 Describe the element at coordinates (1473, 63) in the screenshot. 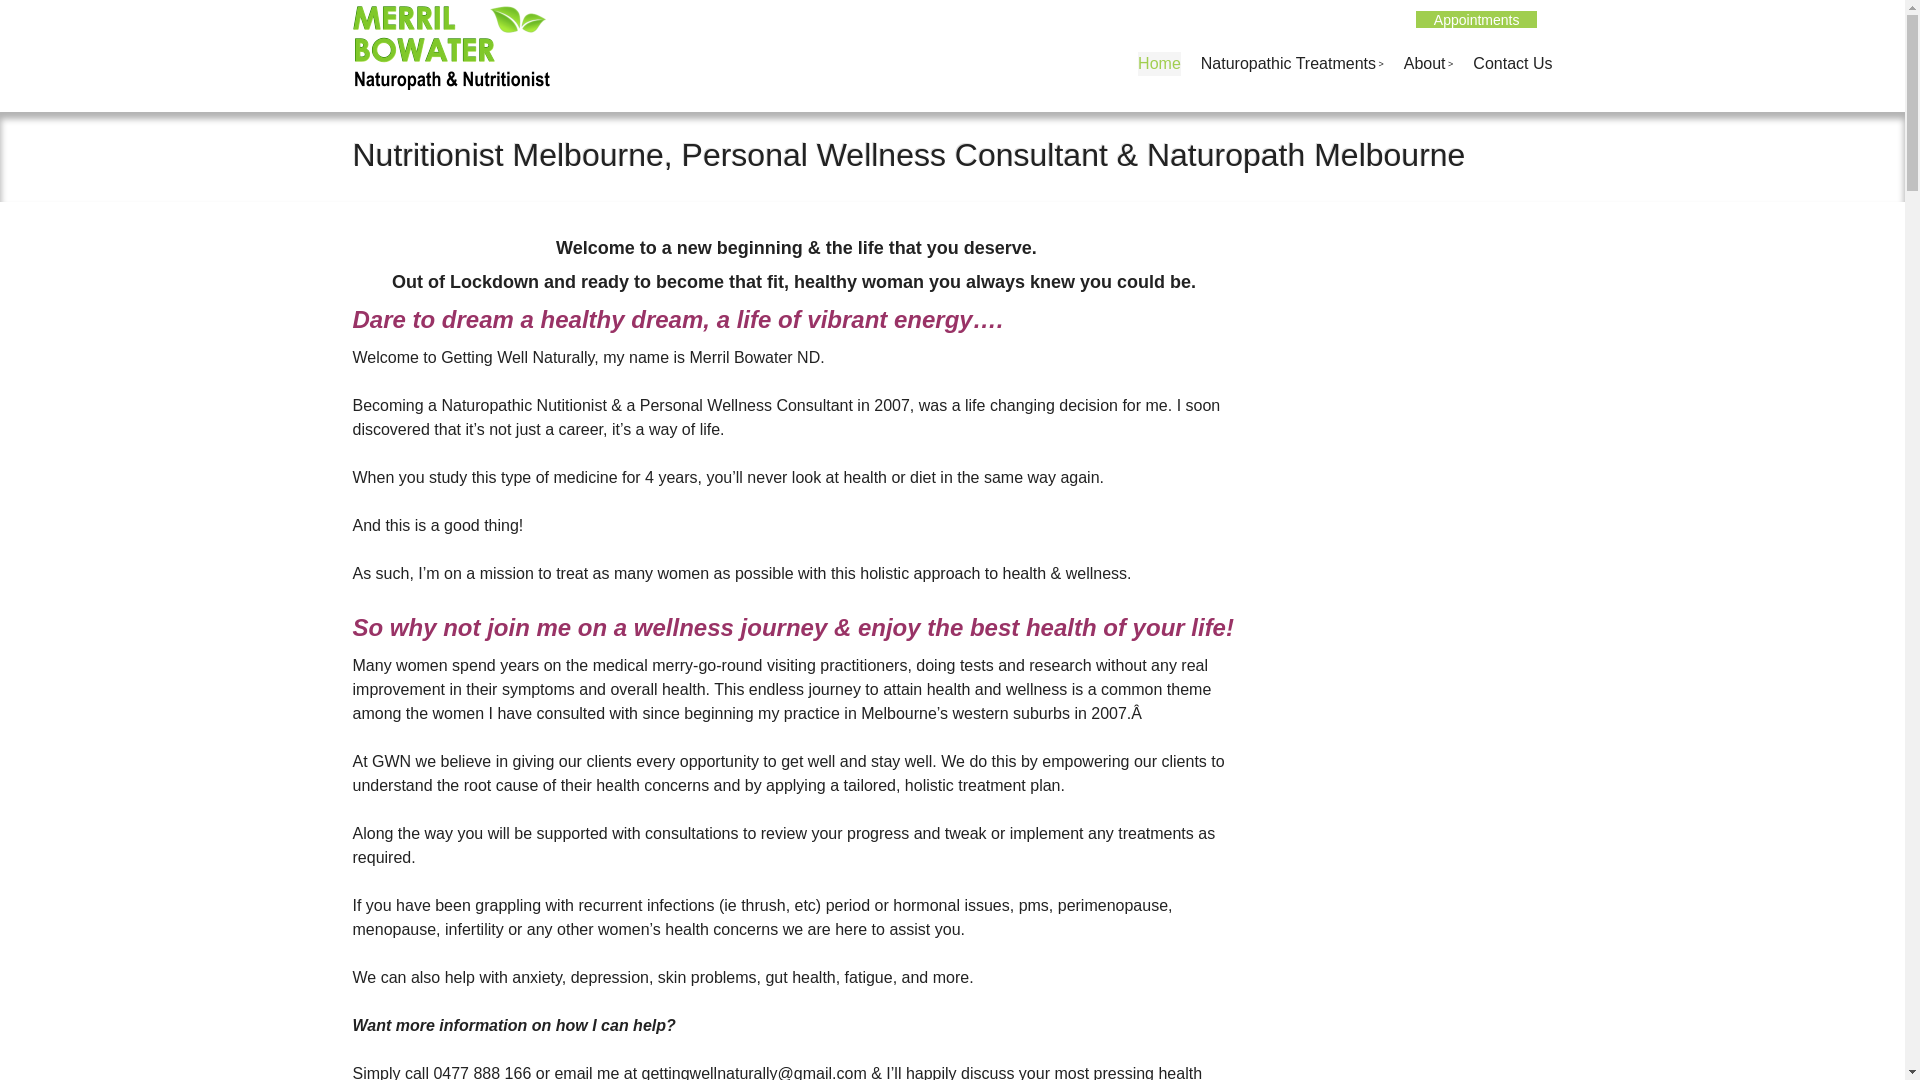

I see `'Contact Us'` at that location.